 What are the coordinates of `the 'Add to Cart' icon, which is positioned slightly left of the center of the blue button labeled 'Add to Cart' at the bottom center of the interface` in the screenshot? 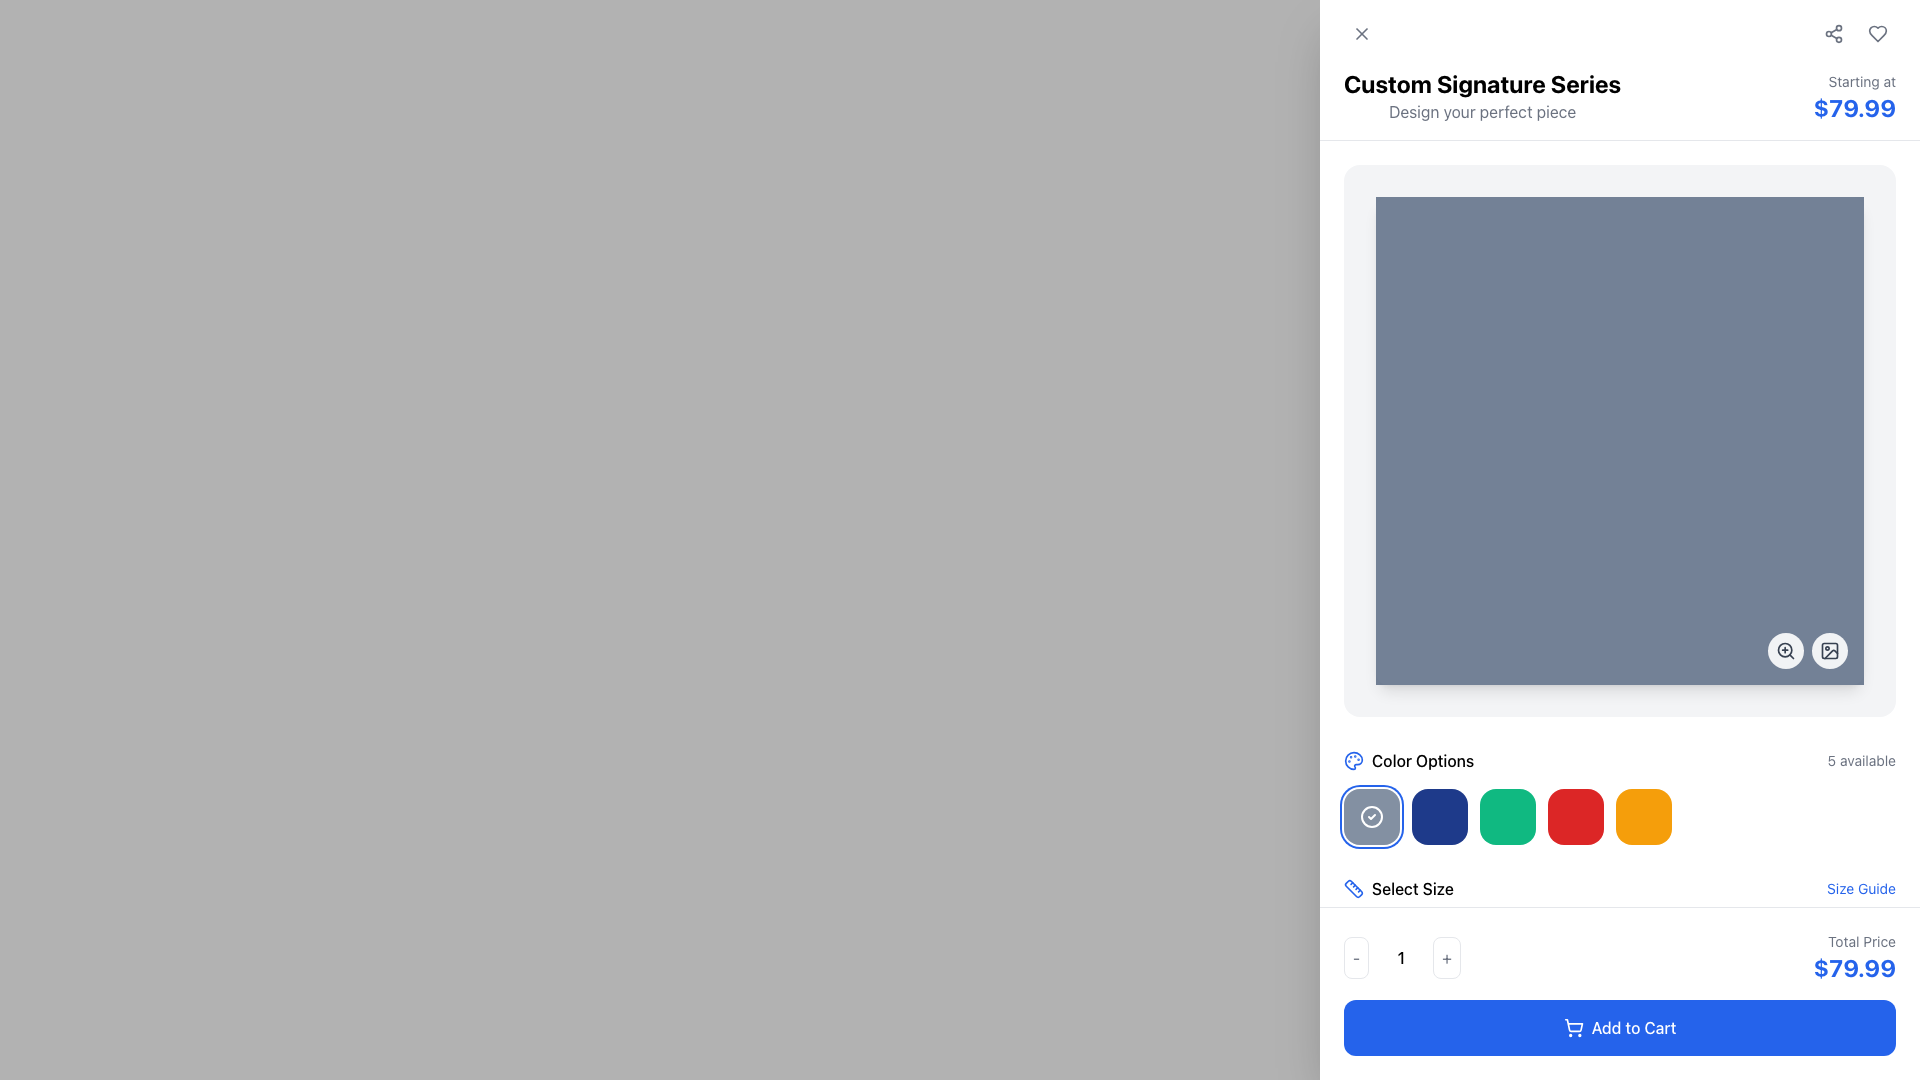 It's located at (1572, 1028).